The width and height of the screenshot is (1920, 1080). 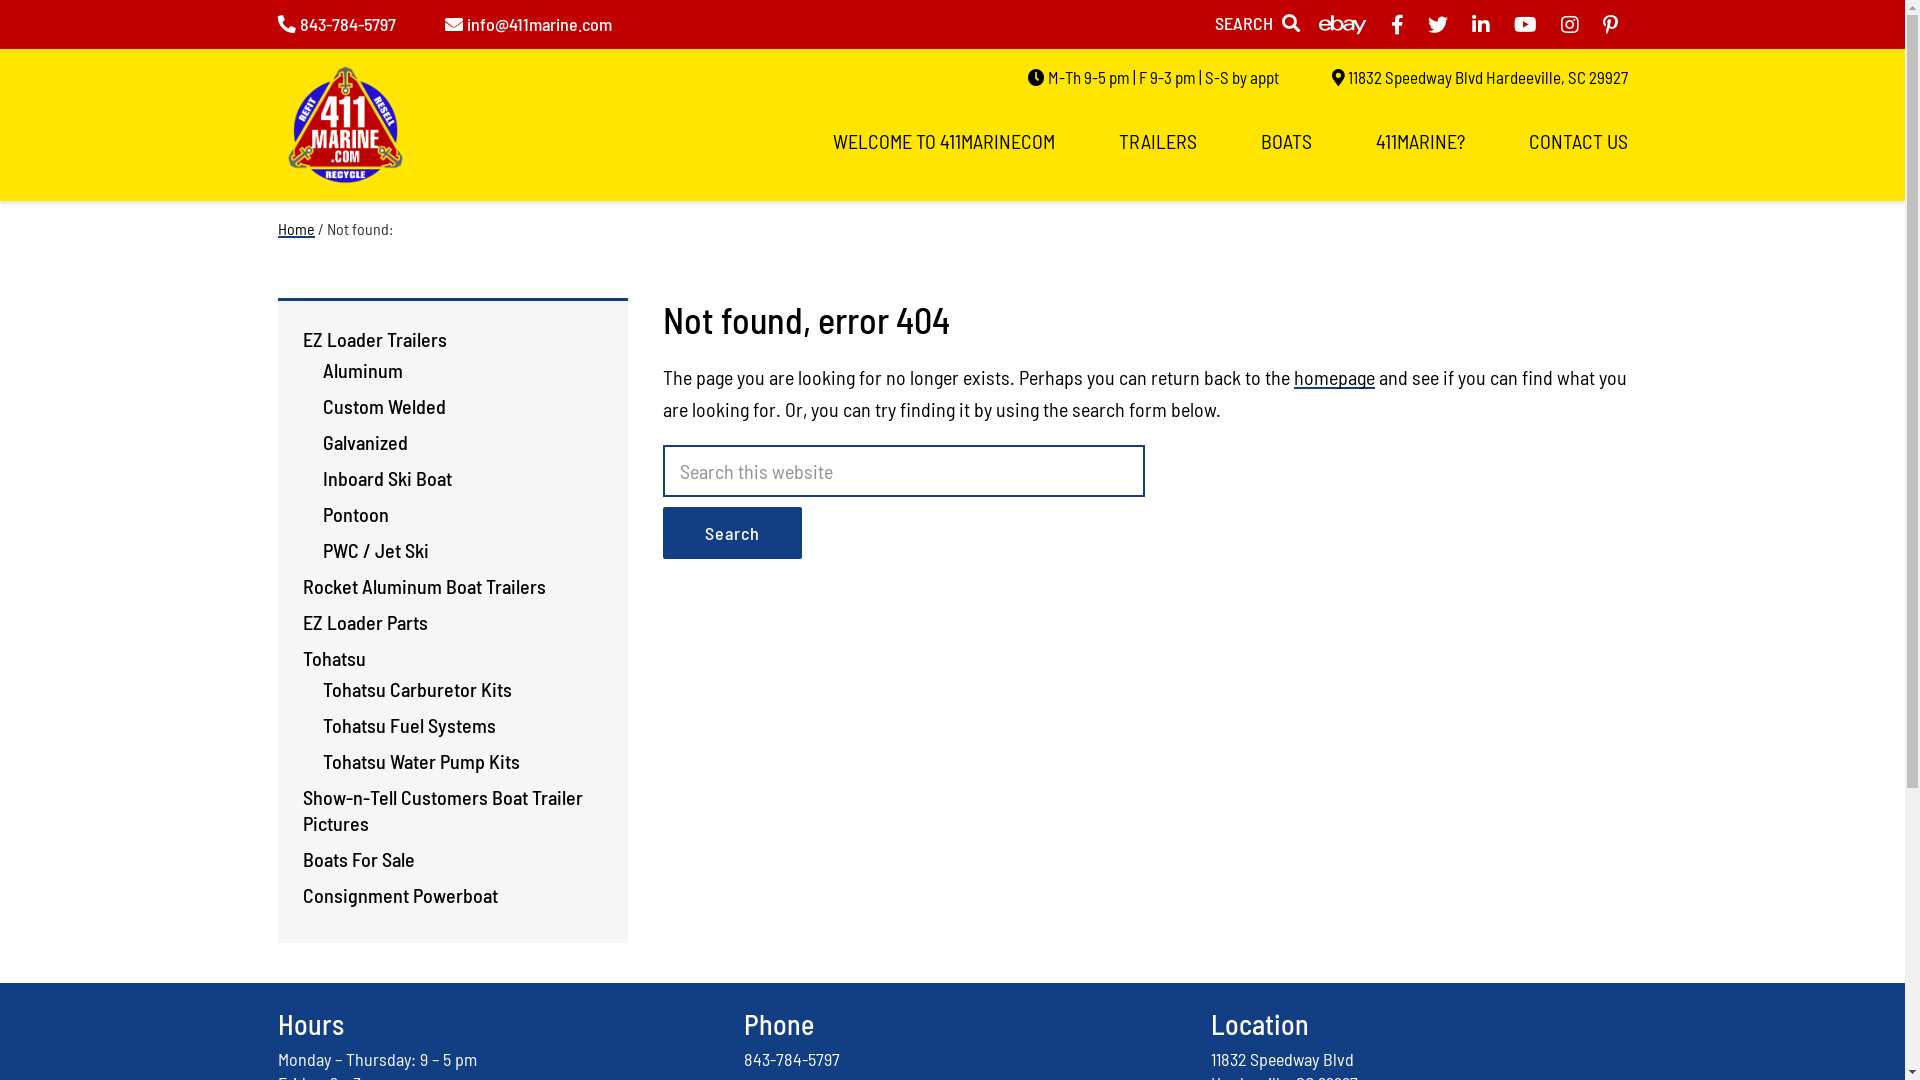 What do you see at coordinates (355, 512) in the screenshot?
I see `'Pontoon'` at bounding box center [355, 512].